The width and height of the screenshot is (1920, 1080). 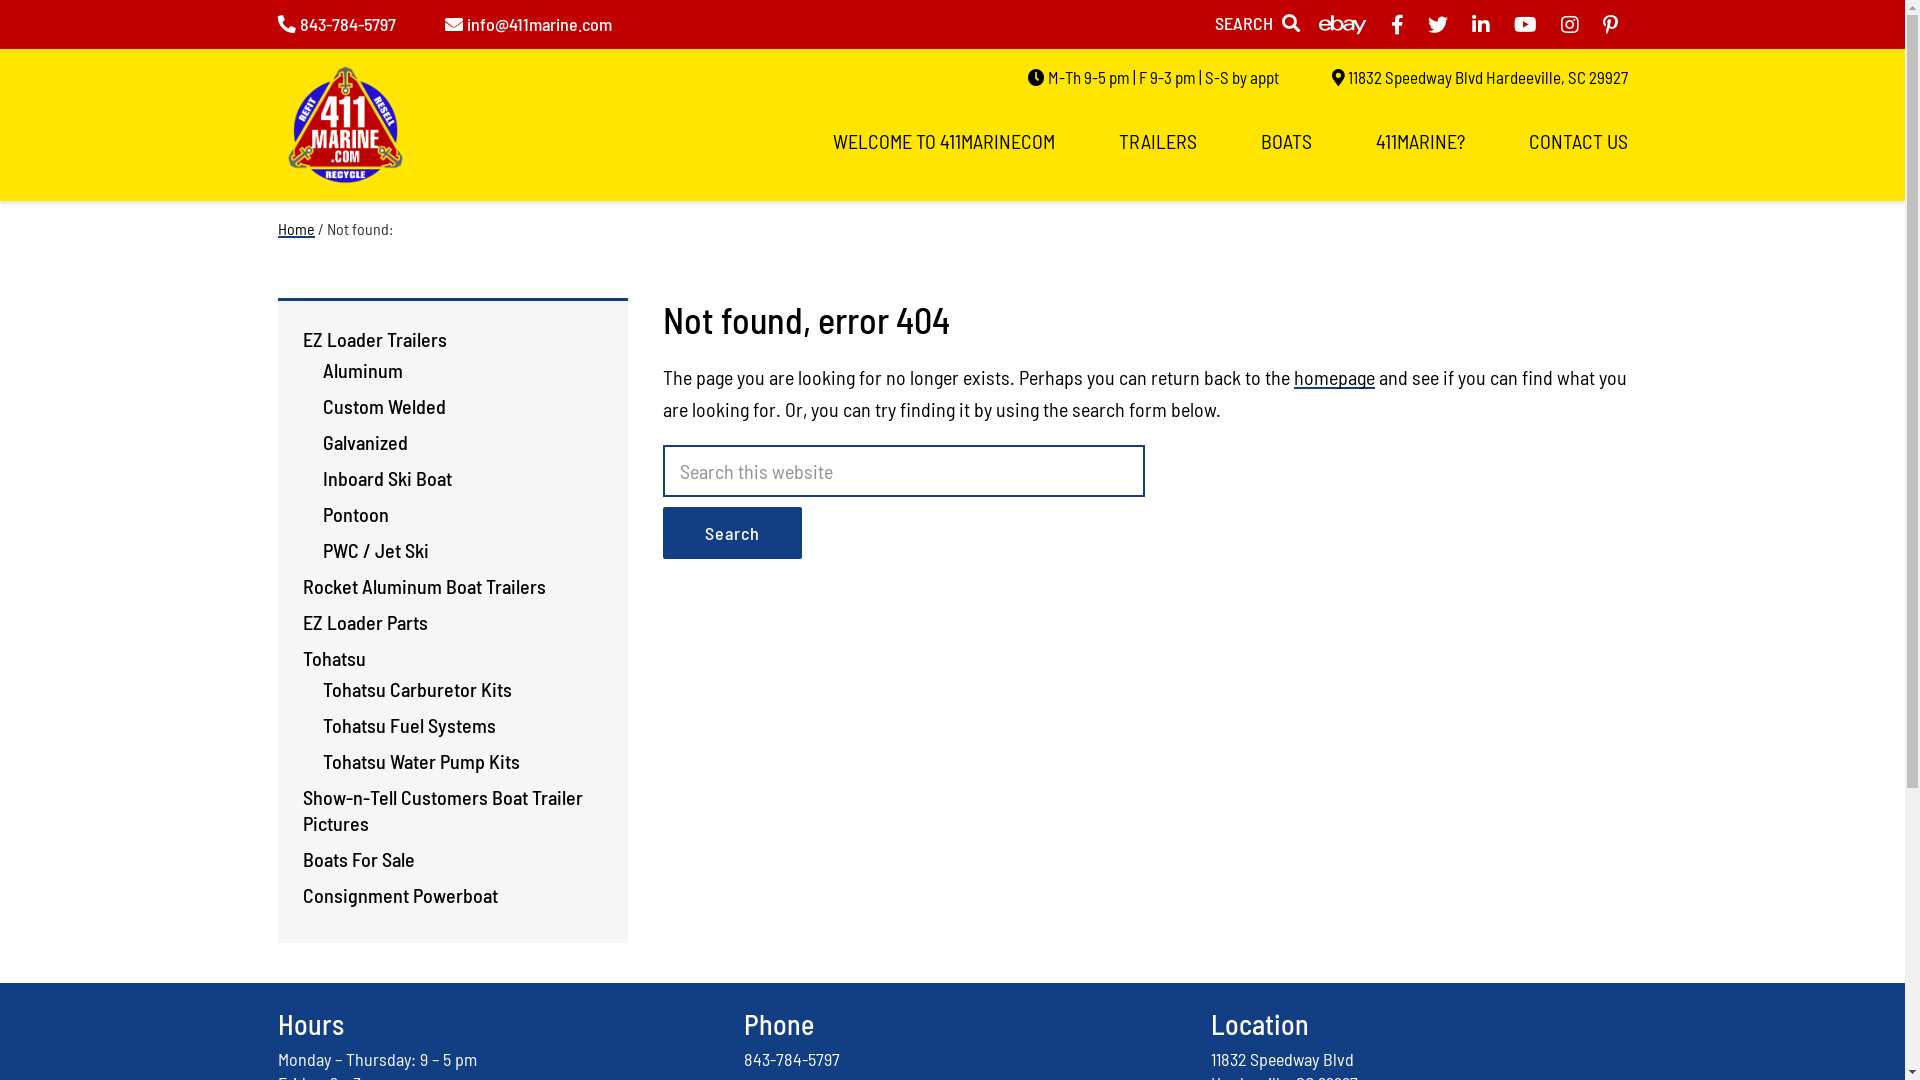 What do you see at coordinates (355, 512) in the screenshot?
I see `'Pontoon'` at bounding box center [355, 512].